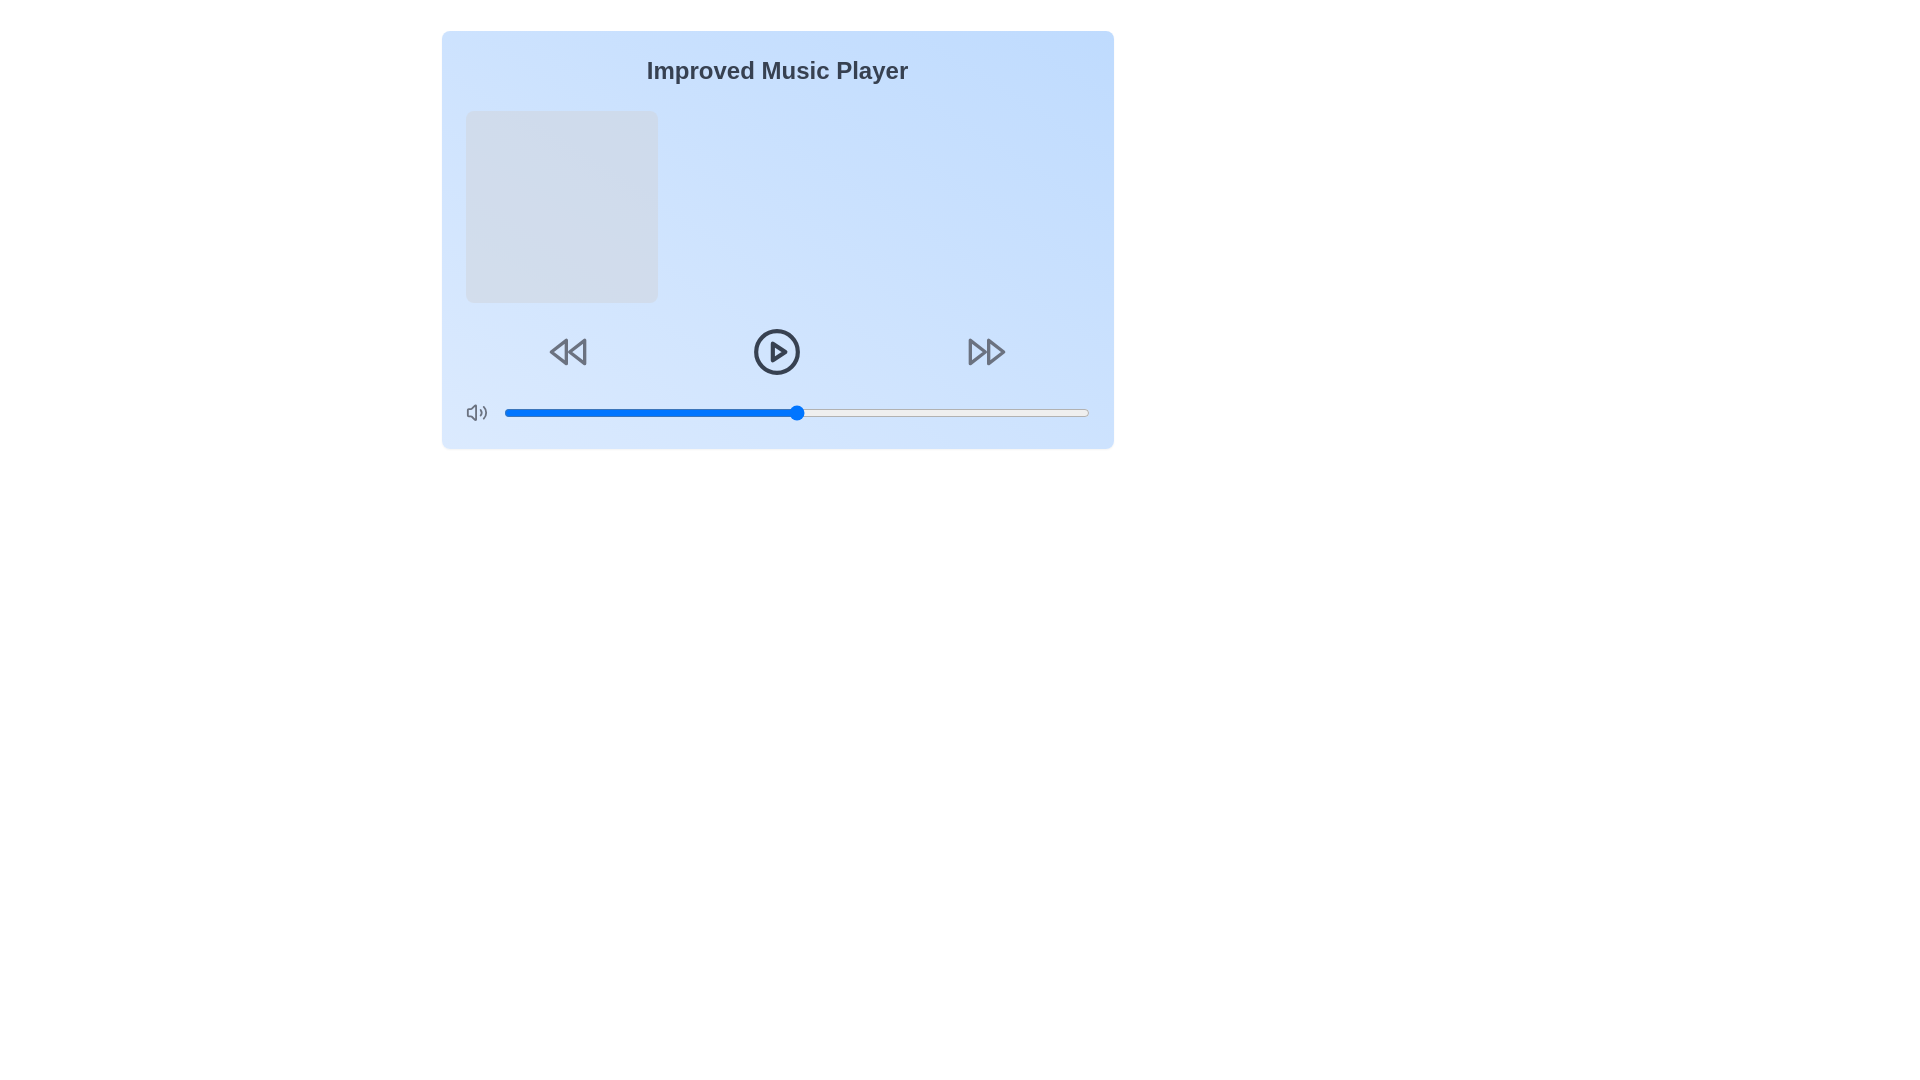 Image resolution: width=1920 pixels, height=1080 pixels. What do you see at coordinates (515, 411) in the screenshot?
I see `the volume` at bounding box center [515, 411].